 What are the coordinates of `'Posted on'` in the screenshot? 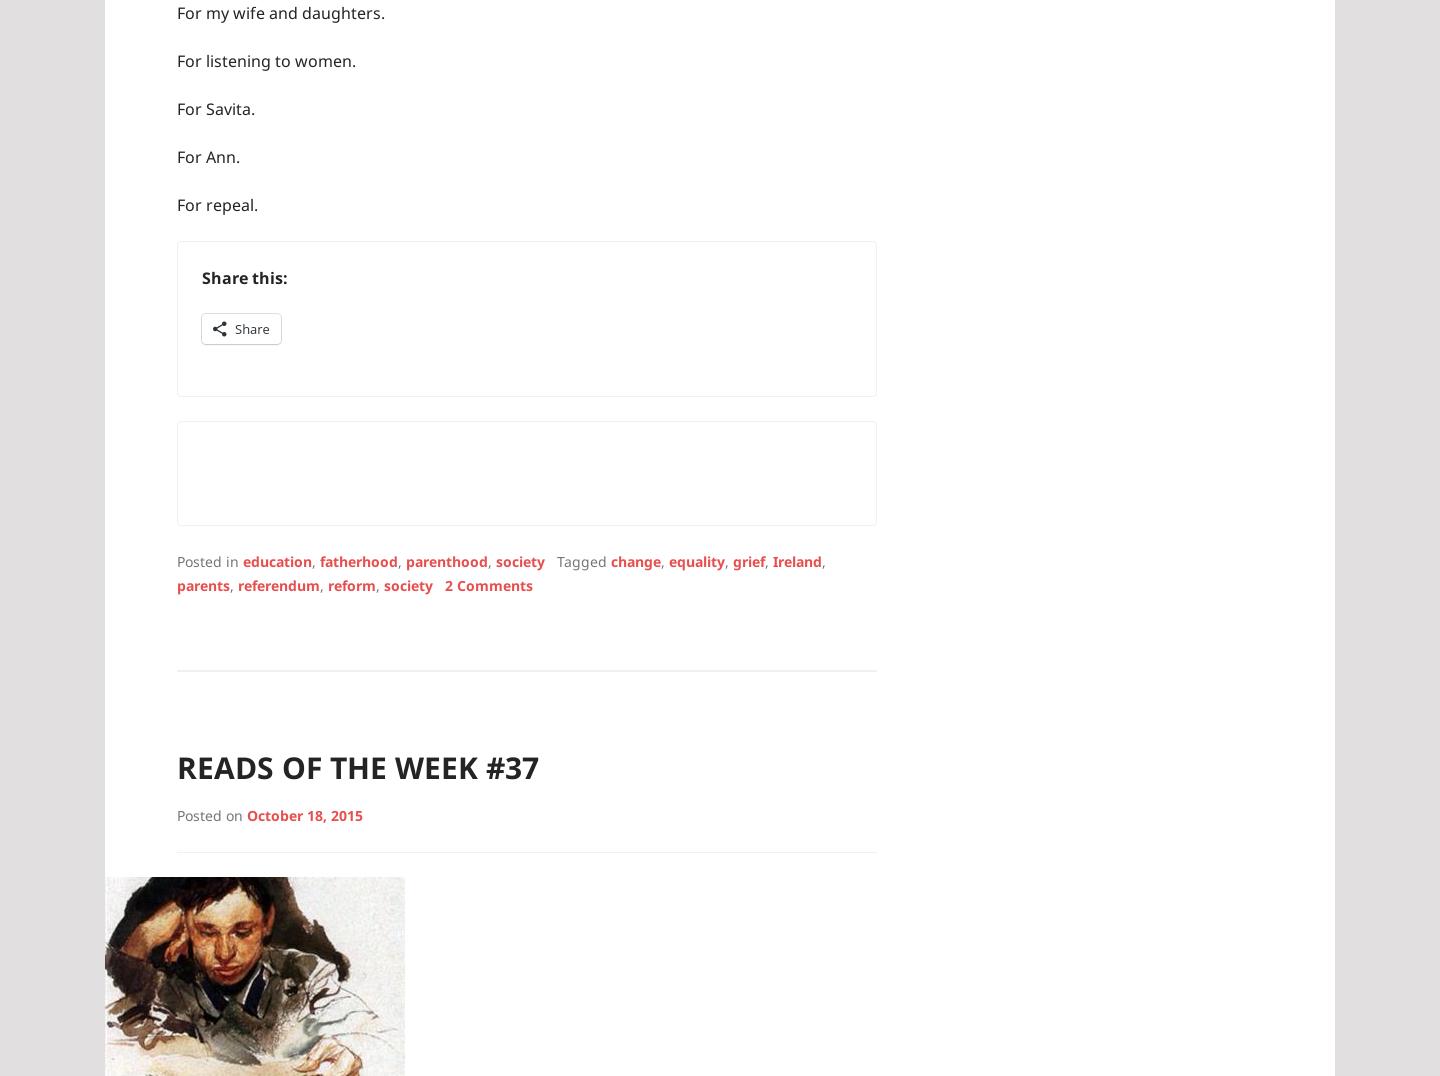 It's located at (175, 813).